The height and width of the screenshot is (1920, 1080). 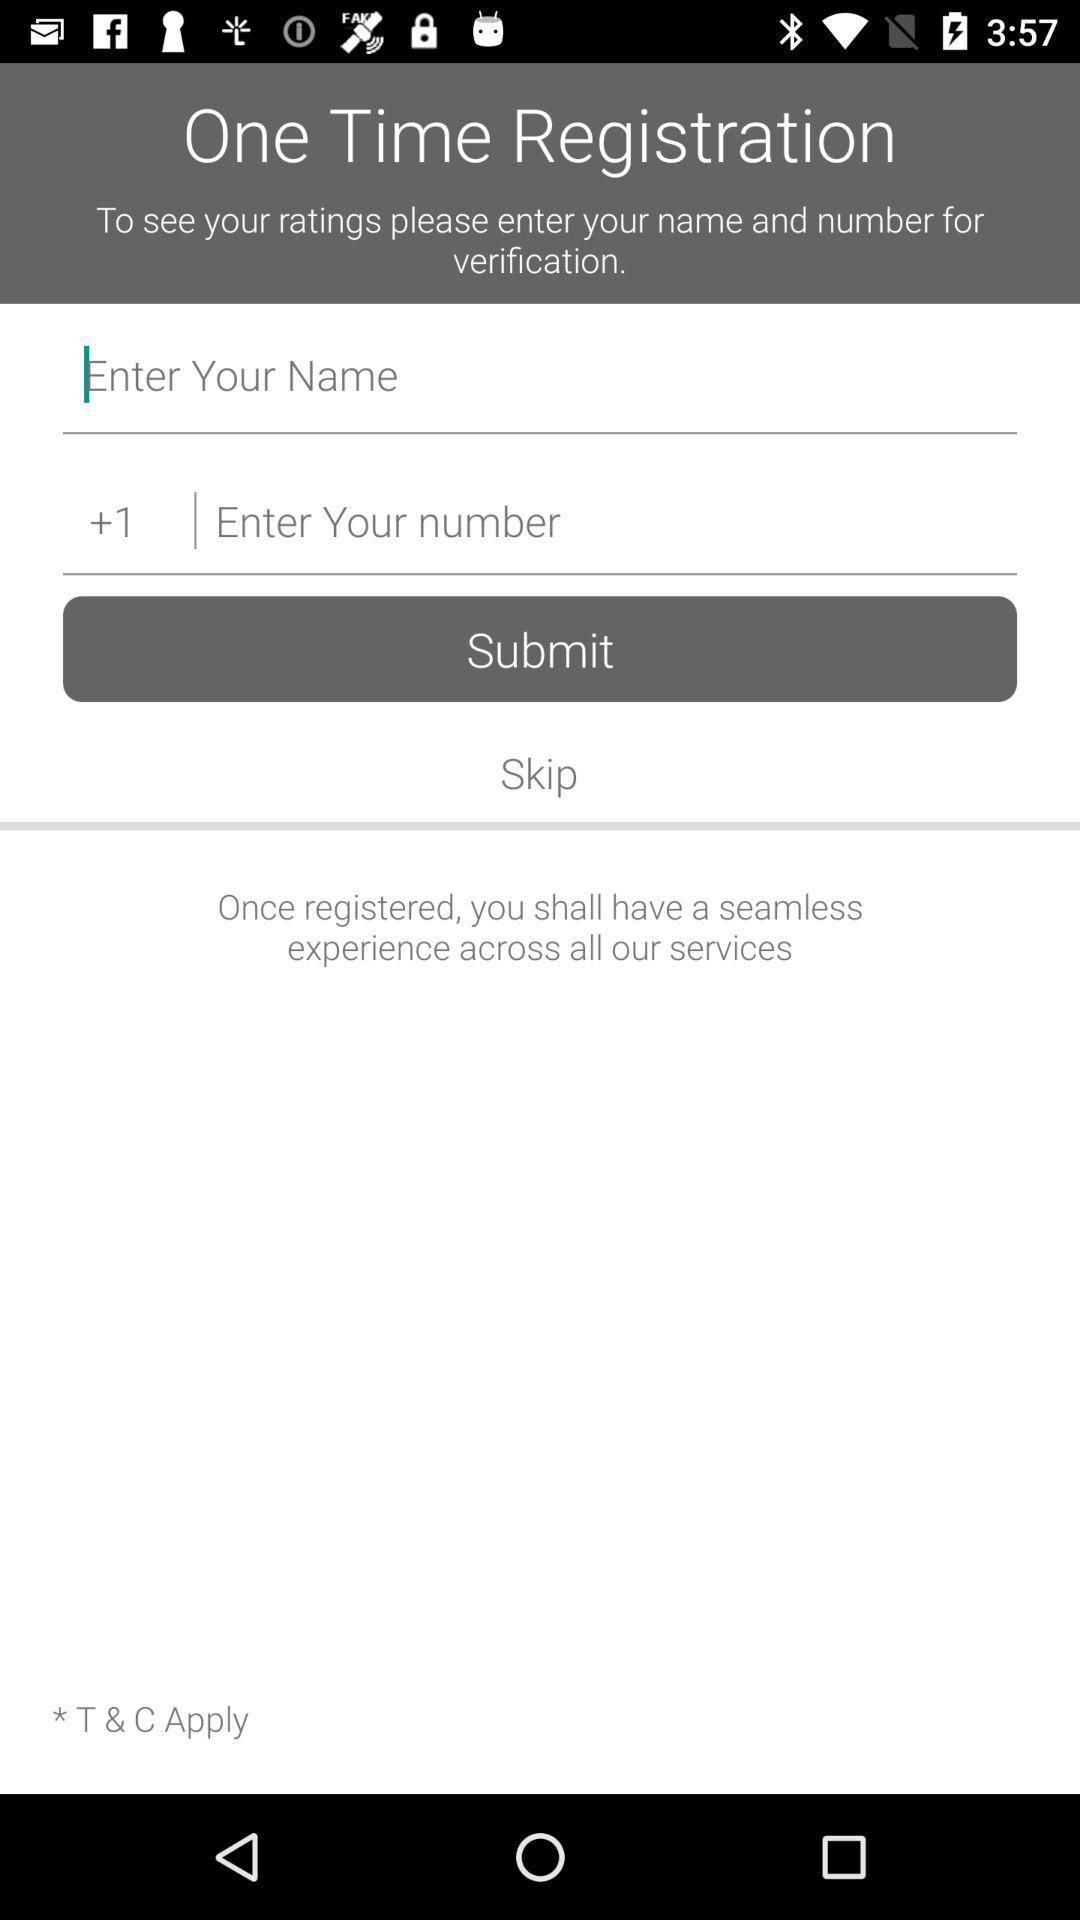 What do you see at coordinates (540, 379) in the screenshot?
I see `the item below to see your icon` at bounding box center [540, 379].